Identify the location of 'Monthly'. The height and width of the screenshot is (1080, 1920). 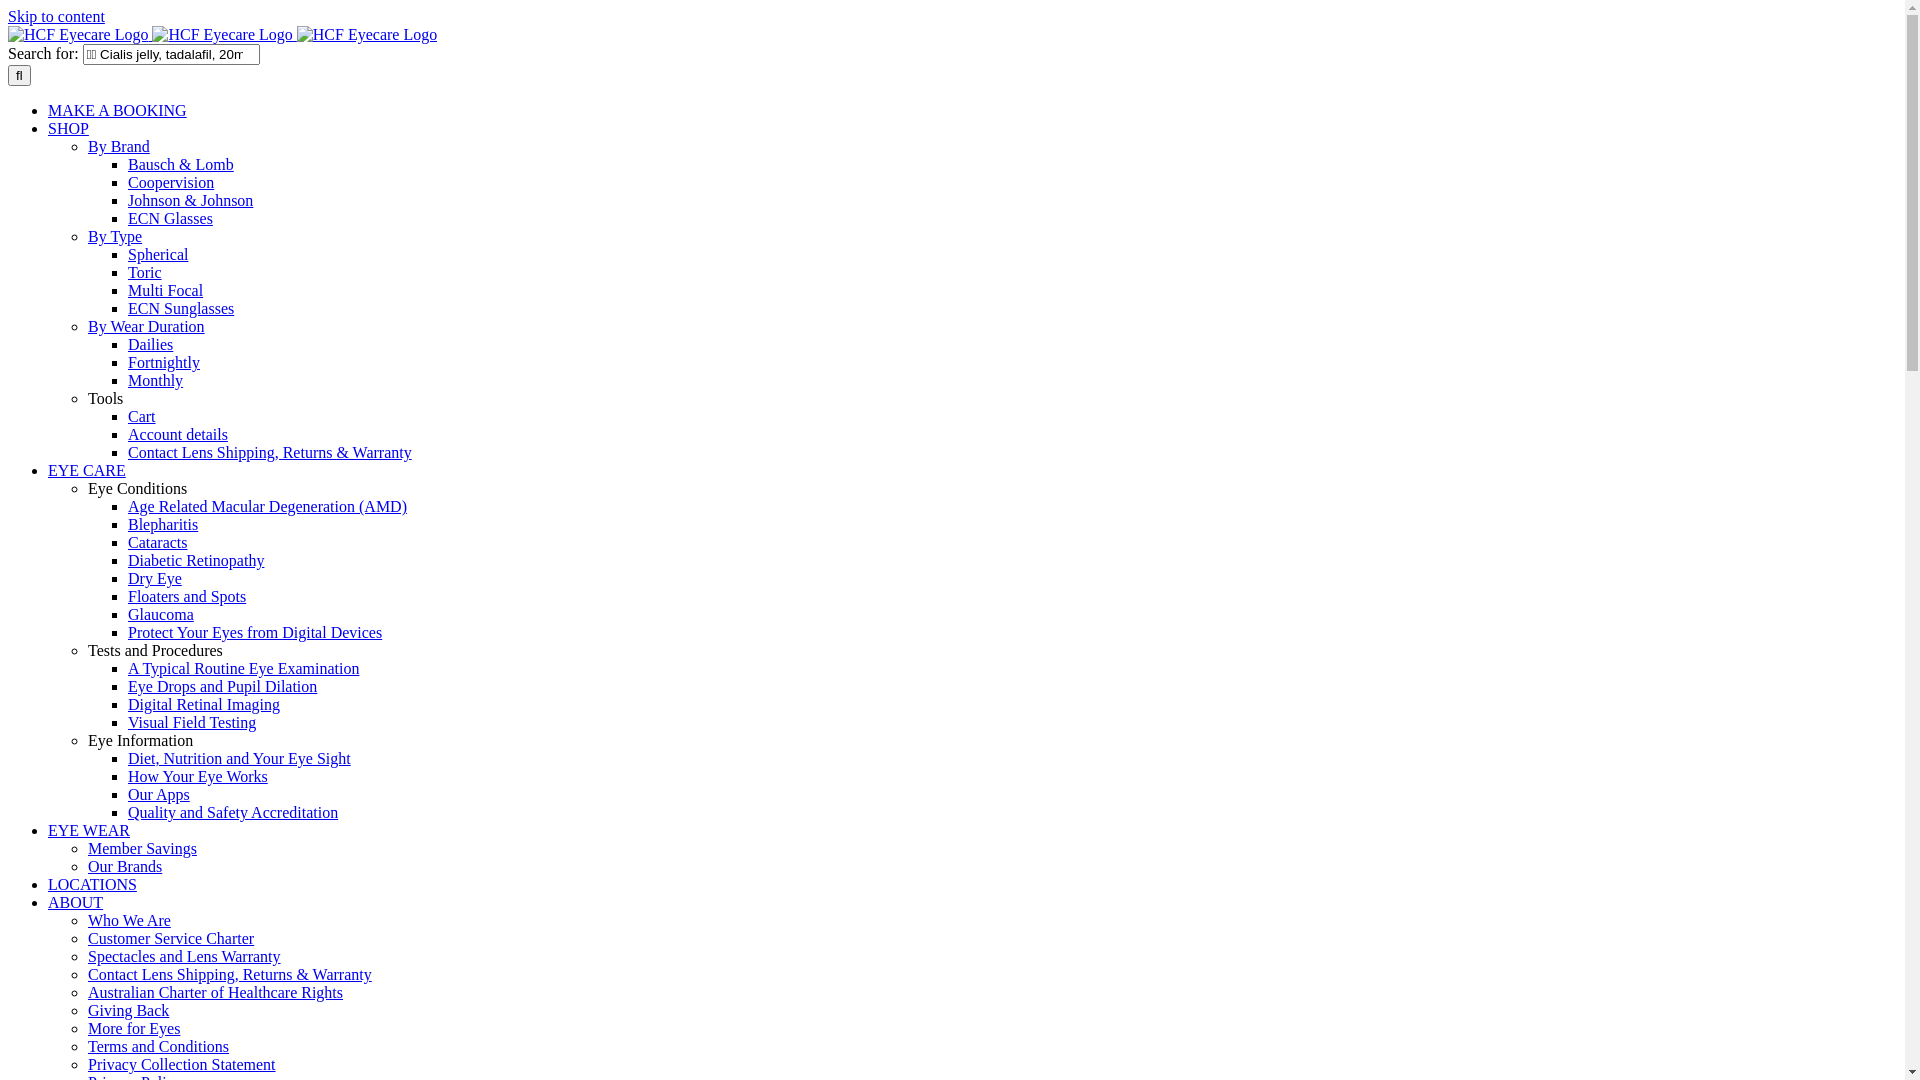
(154, 380).